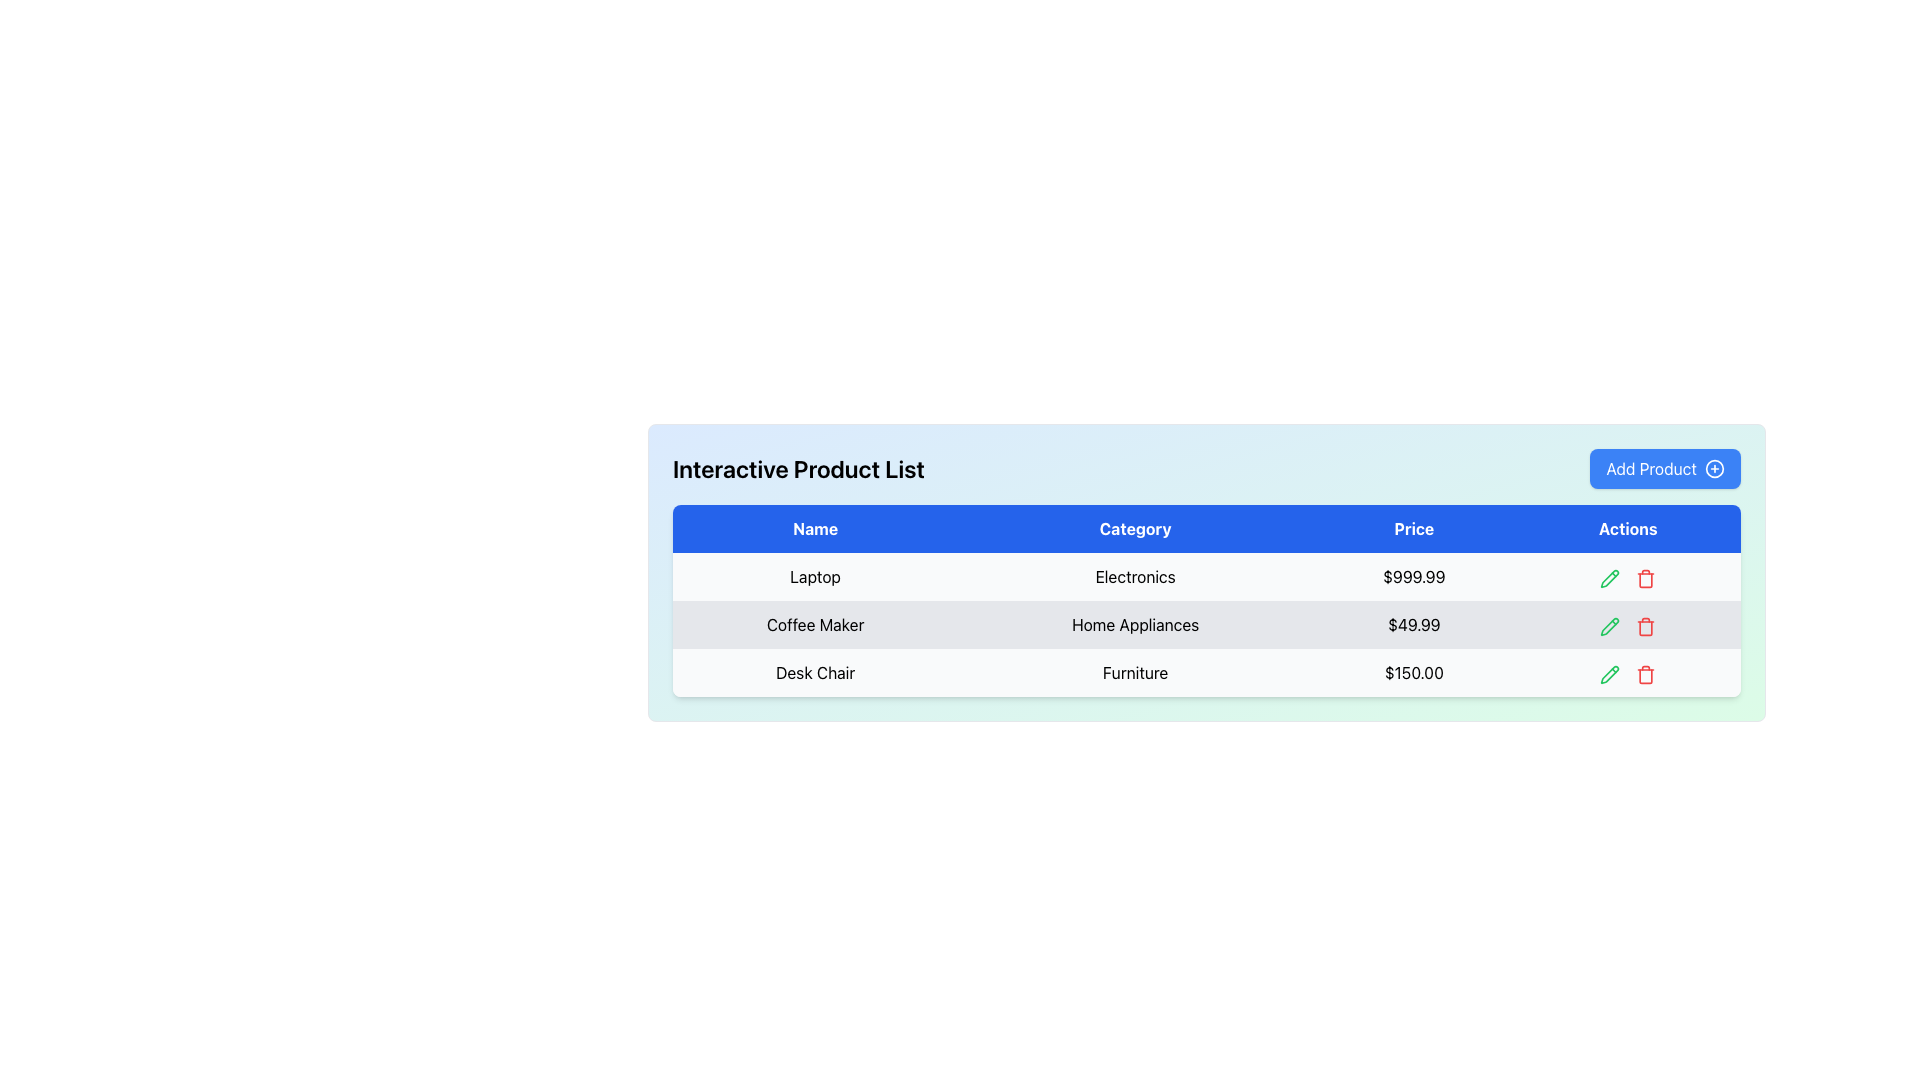 The image size is (1920, 1080). What do you see at coordinates (1413, 527) in the screenshot?
I see `the 'Price' text label displayed in bold white font against a blue background, which is centrally located in the header of a table as the third column` at bounding box center [1413, 527].